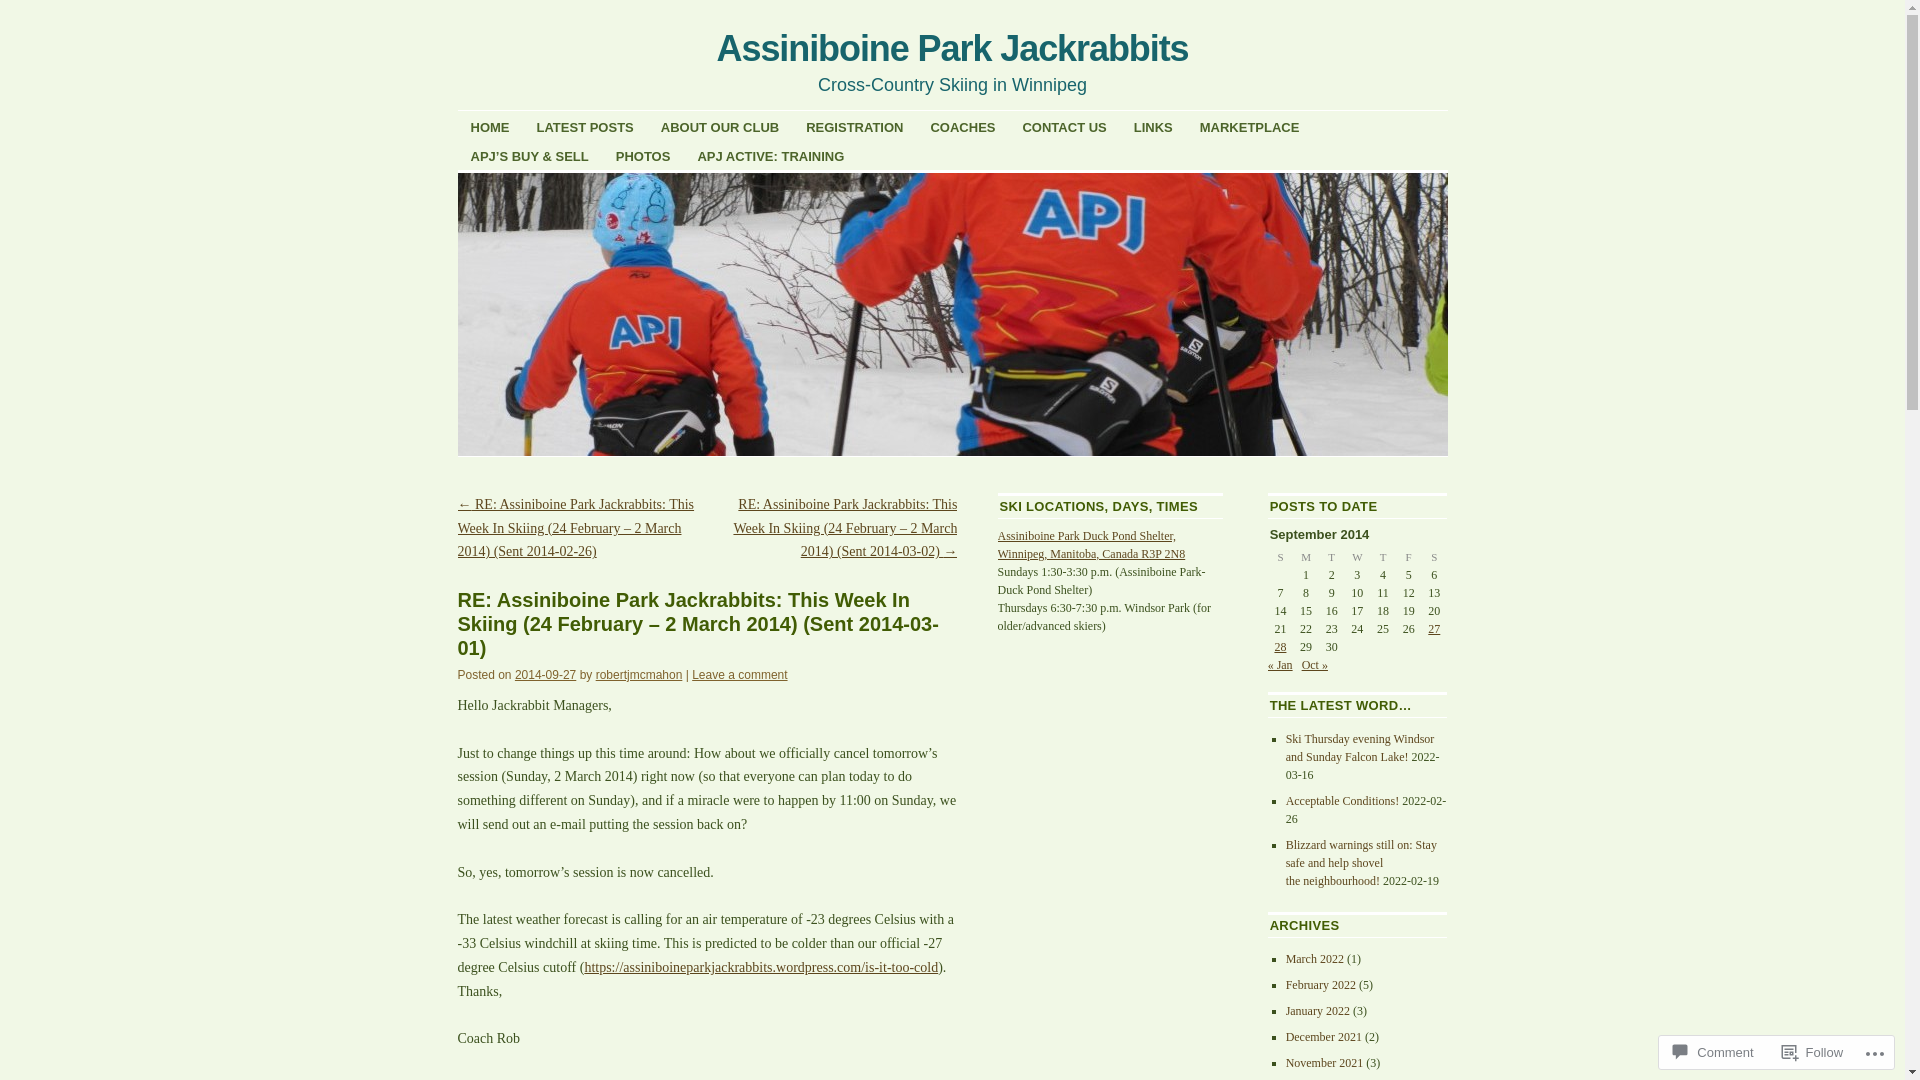 This screenshot has width=1920, height=1080. What do you see at coordinates (1324, 1062) in the screenshot?
I see `'November 2021'` at bounding box center [1324, 1062].